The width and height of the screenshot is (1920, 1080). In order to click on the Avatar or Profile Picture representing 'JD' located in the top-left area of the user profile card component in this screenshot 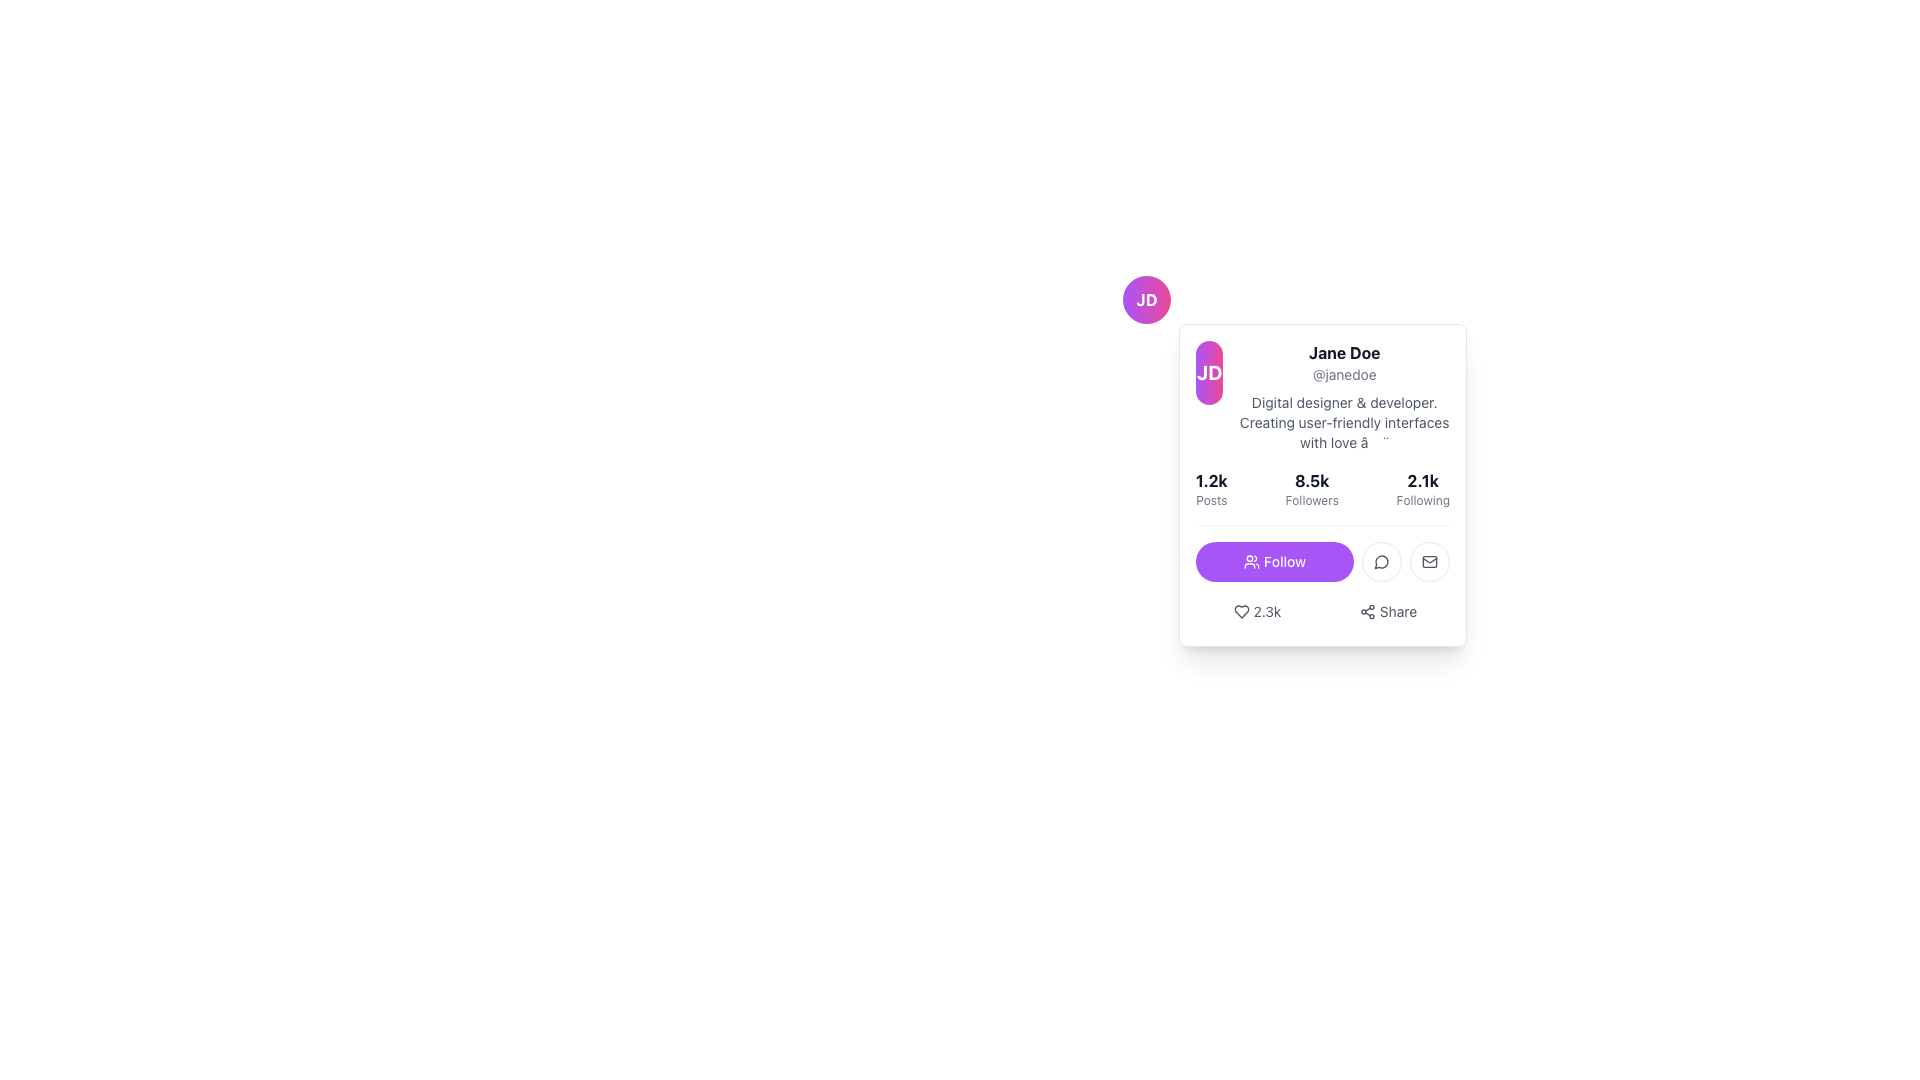, I will do `click(1147, 300)`.